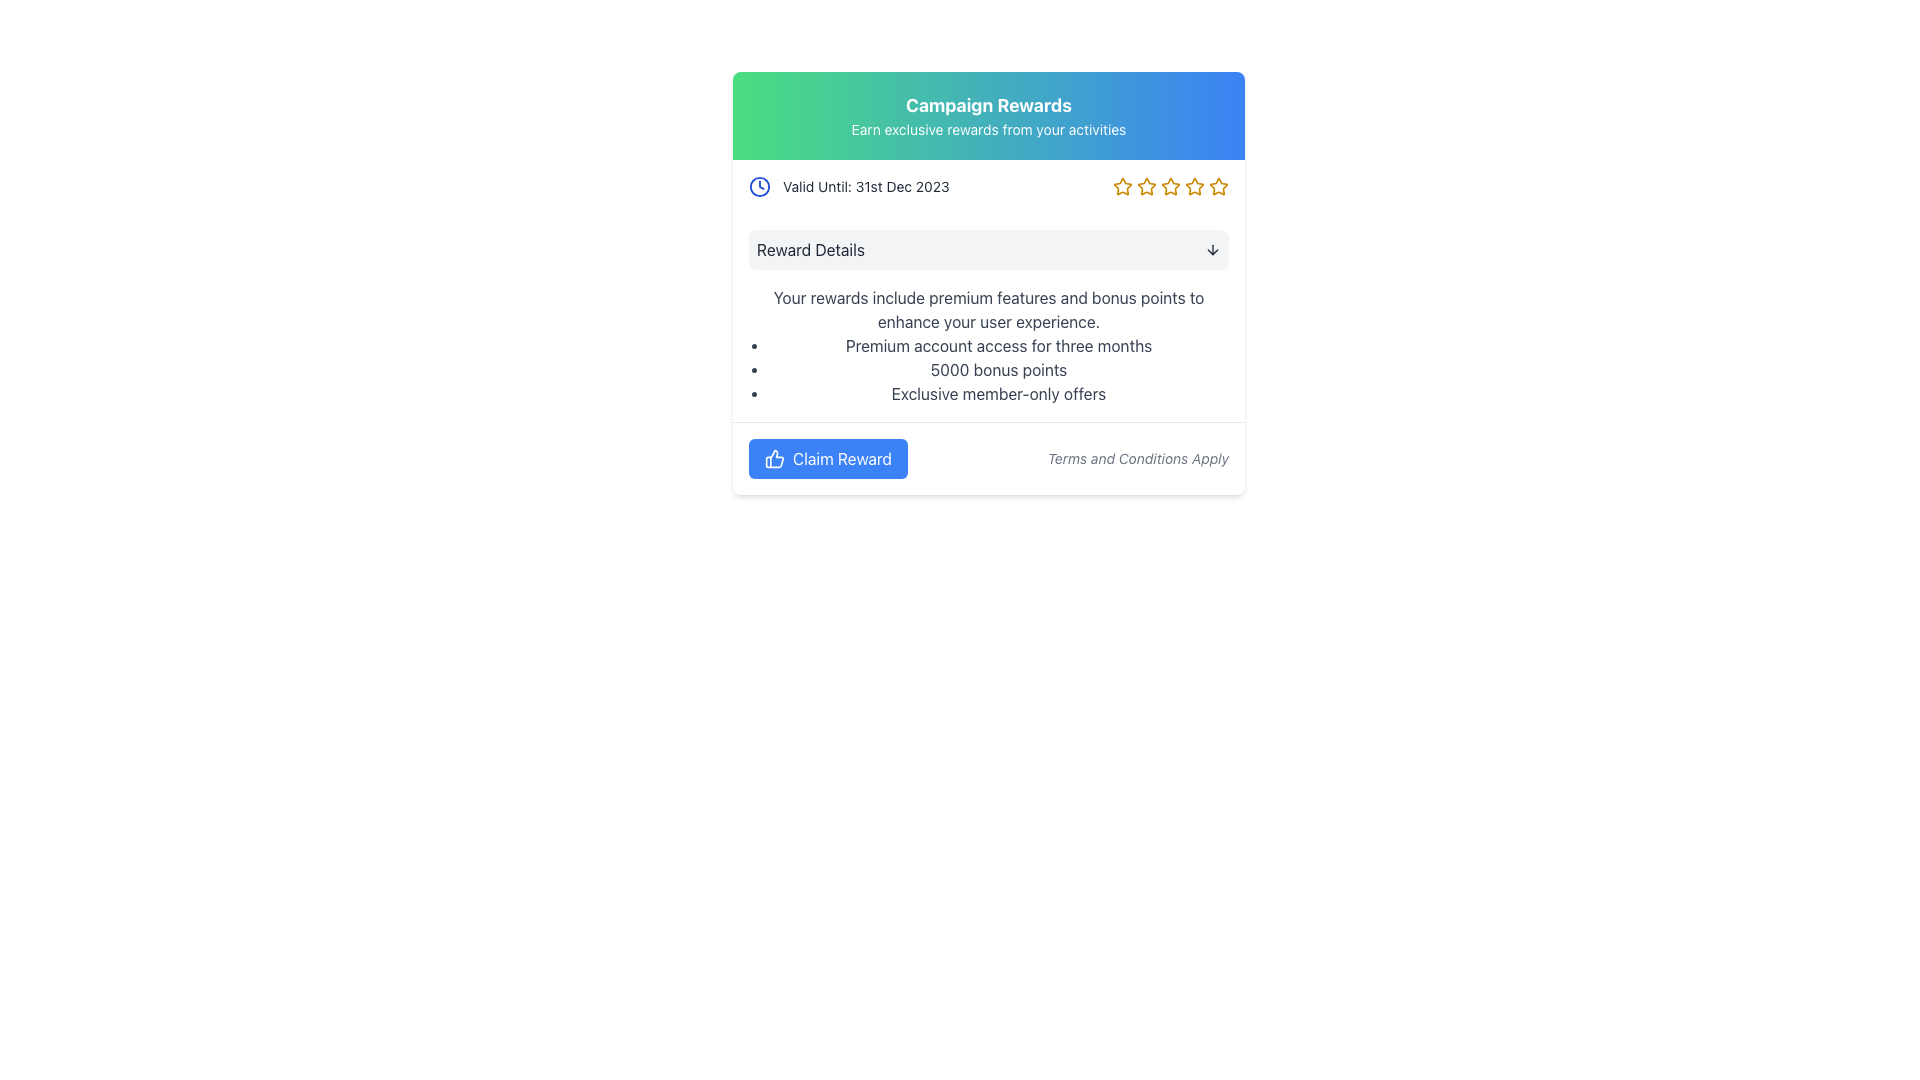 This screenshot has width=1920, height=1080. What do you see at coordinates (1171, 186) in the screenshot?
I see `the fourth star icon in the 5-star rating system, located near the top center of the interface, to the right of the text 'Valid Until: 31st Dec 2023'` at bounding box center [1171, 186].